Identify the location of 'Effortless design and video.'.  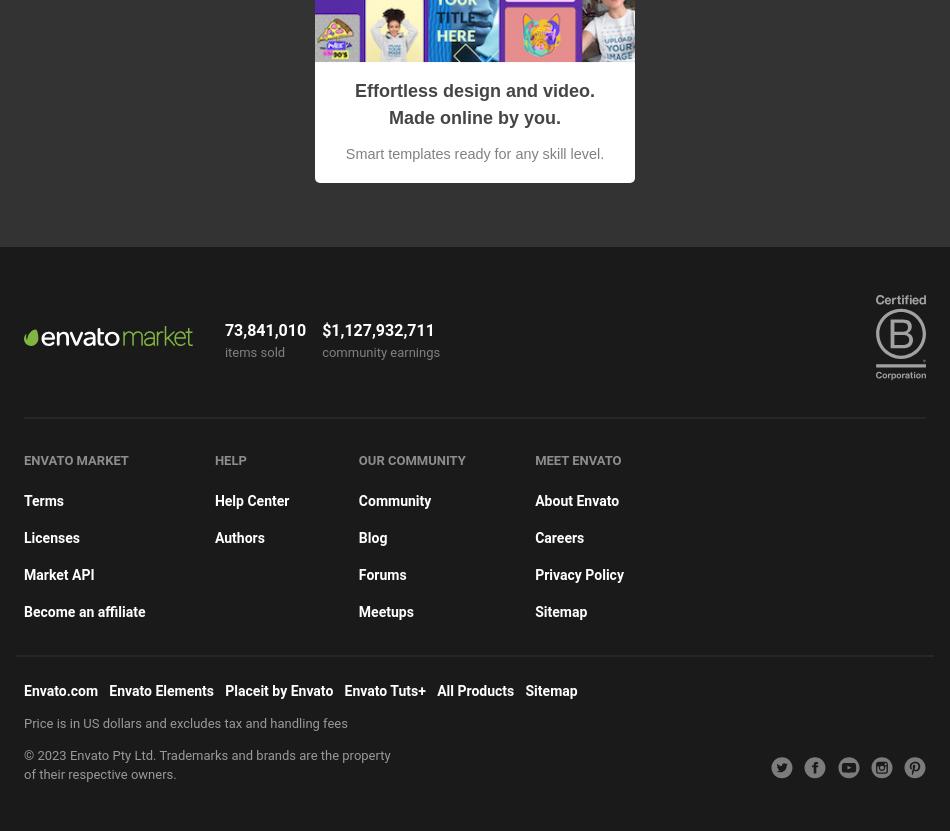
(473, 89).